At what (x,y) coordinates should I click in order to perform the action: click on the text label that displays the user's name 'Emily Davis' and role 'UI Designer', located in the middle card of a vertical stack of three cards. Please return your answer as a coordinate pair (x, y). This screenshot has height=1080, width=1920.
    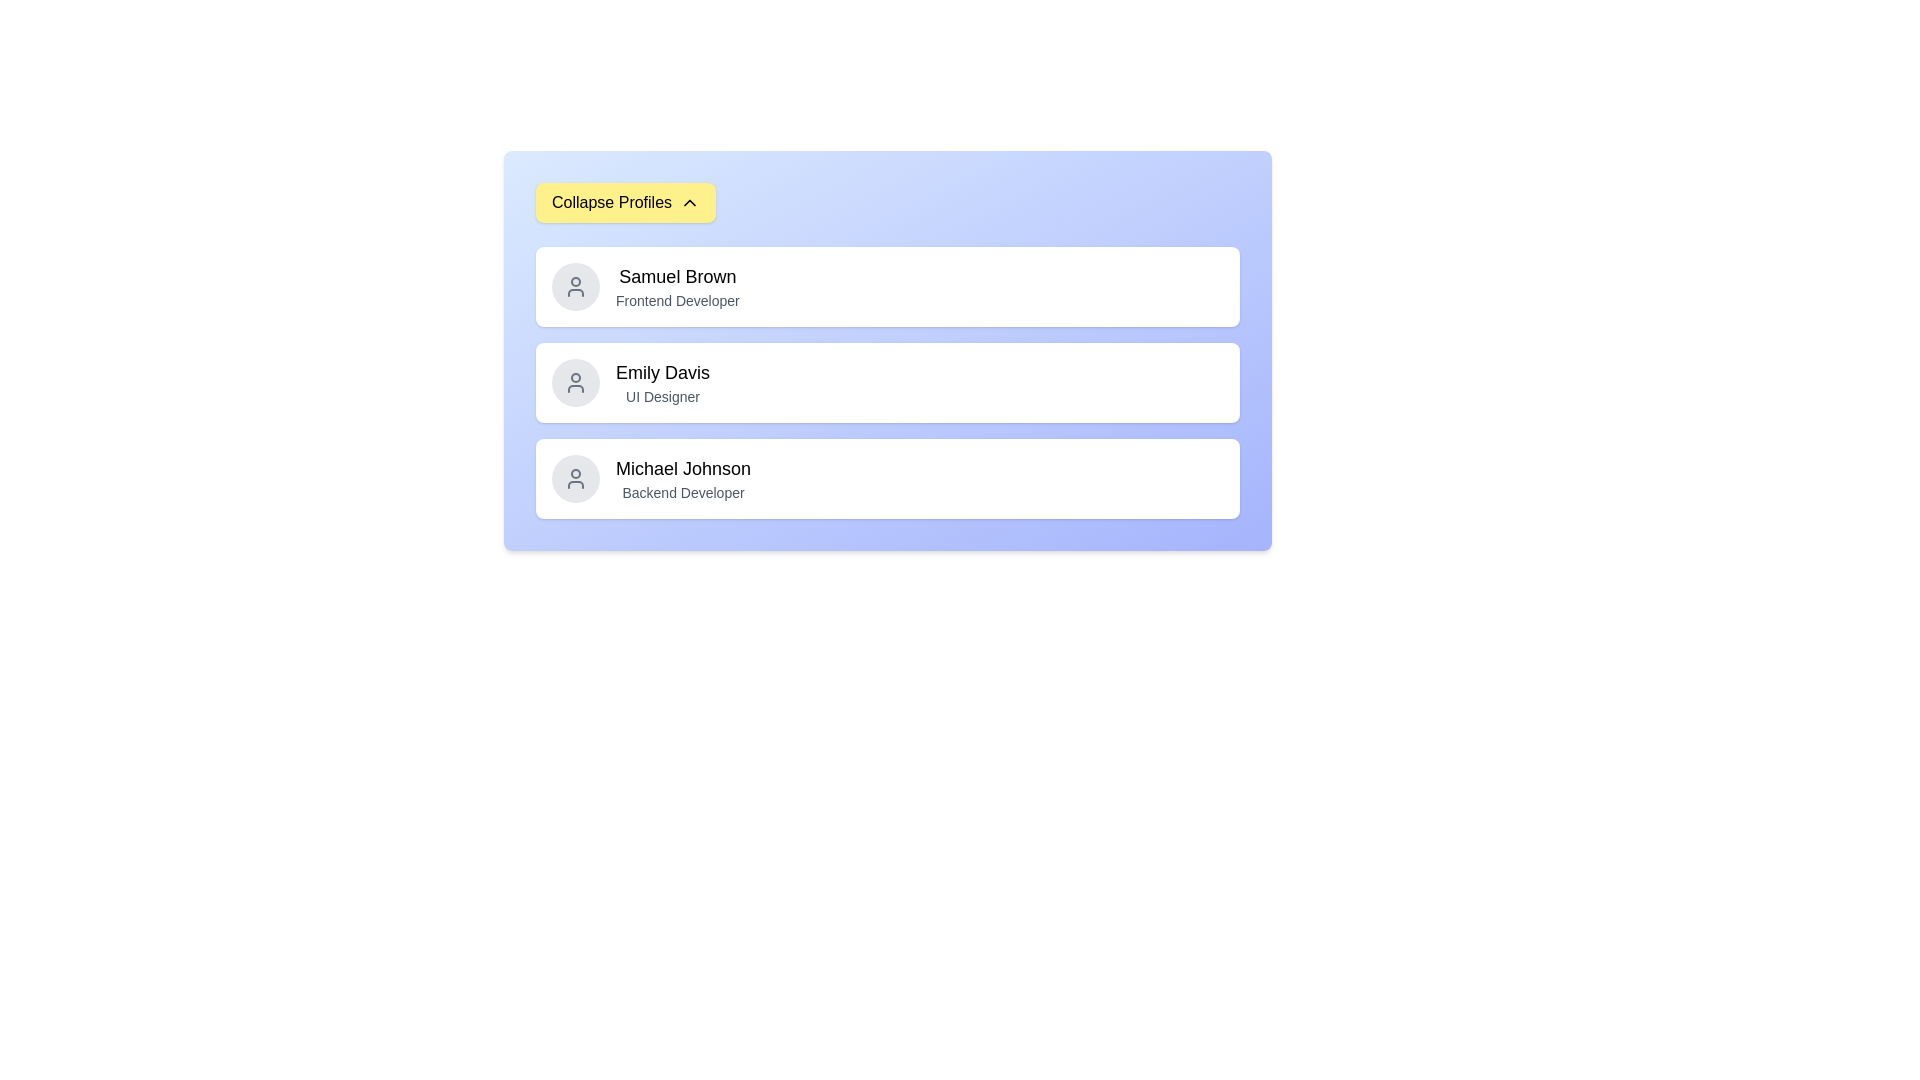
    Looking at the image, I should click on (662, 382).